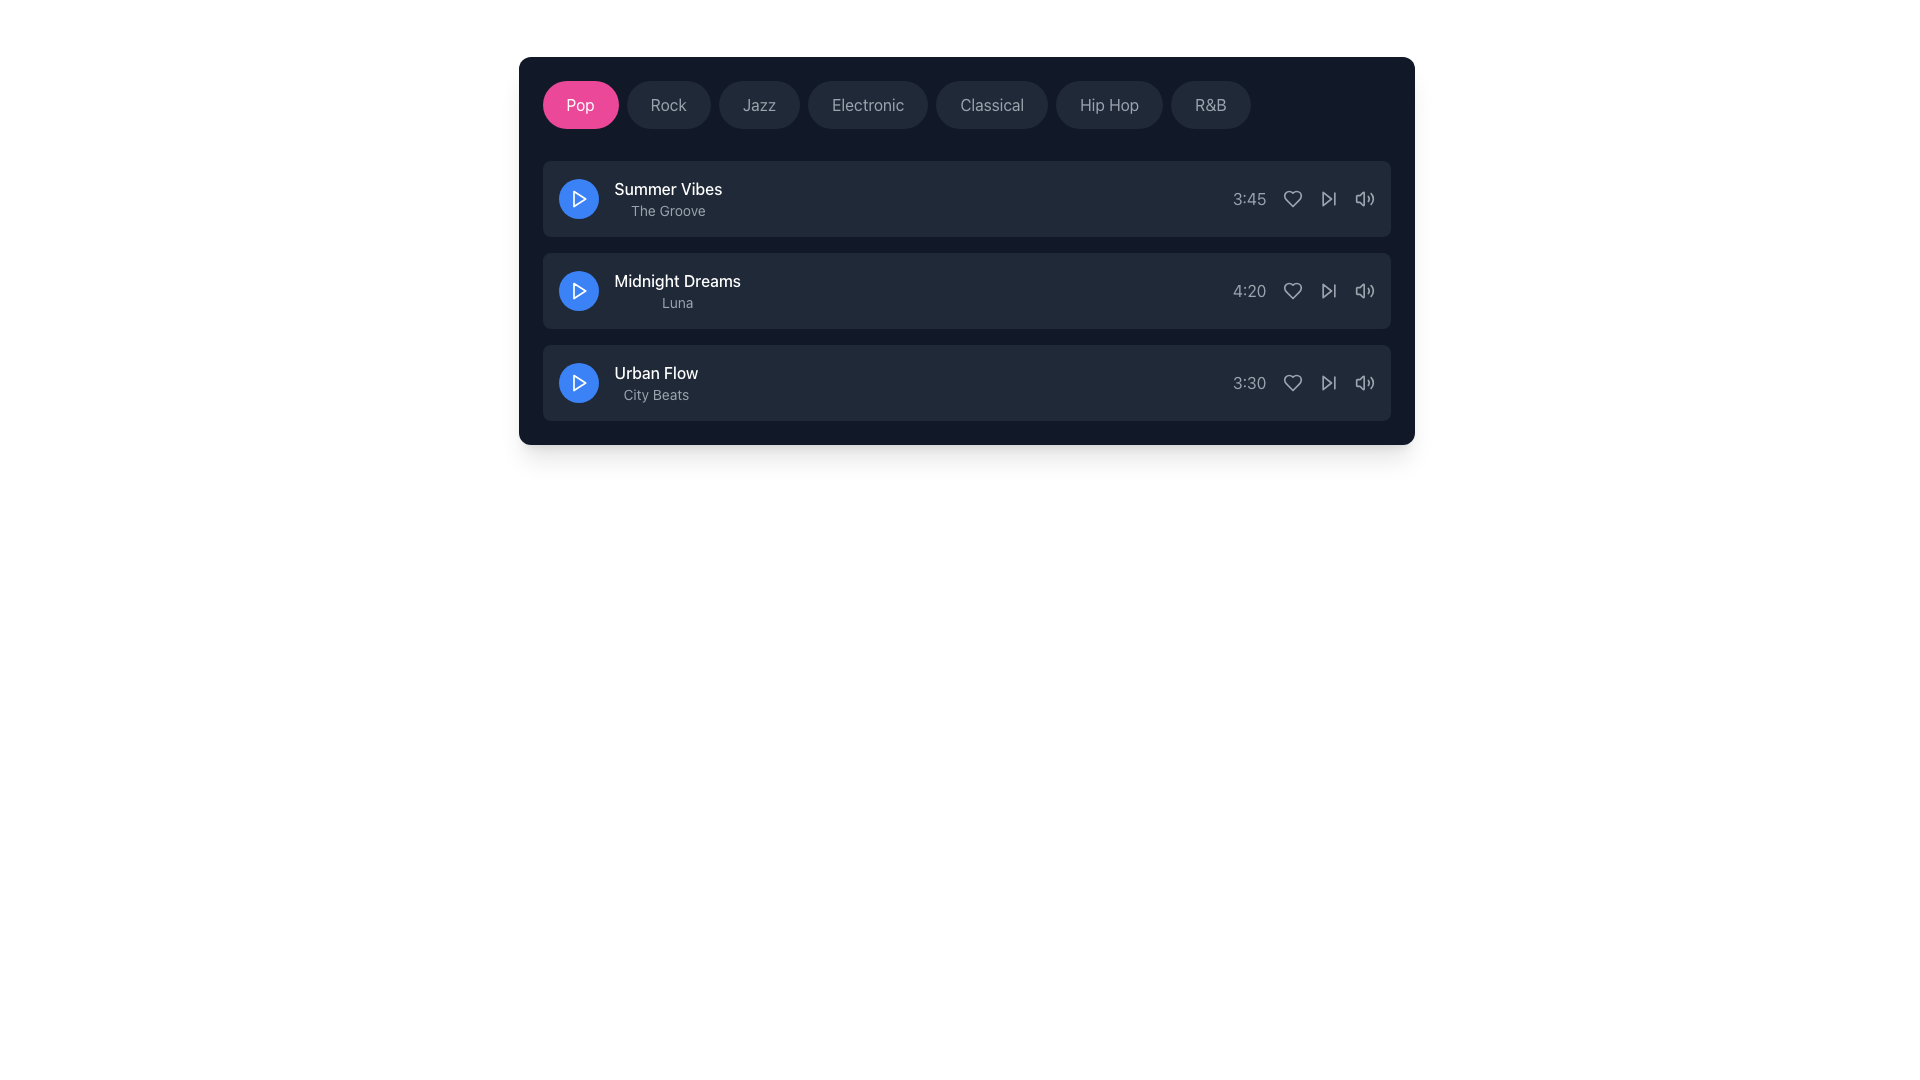  Describe the element at coordinates (668, 199) in the screenshot. I see `displayed text from the title and subtitle of the first music entry, located to the right of the circular play button with a blue background` at that location.